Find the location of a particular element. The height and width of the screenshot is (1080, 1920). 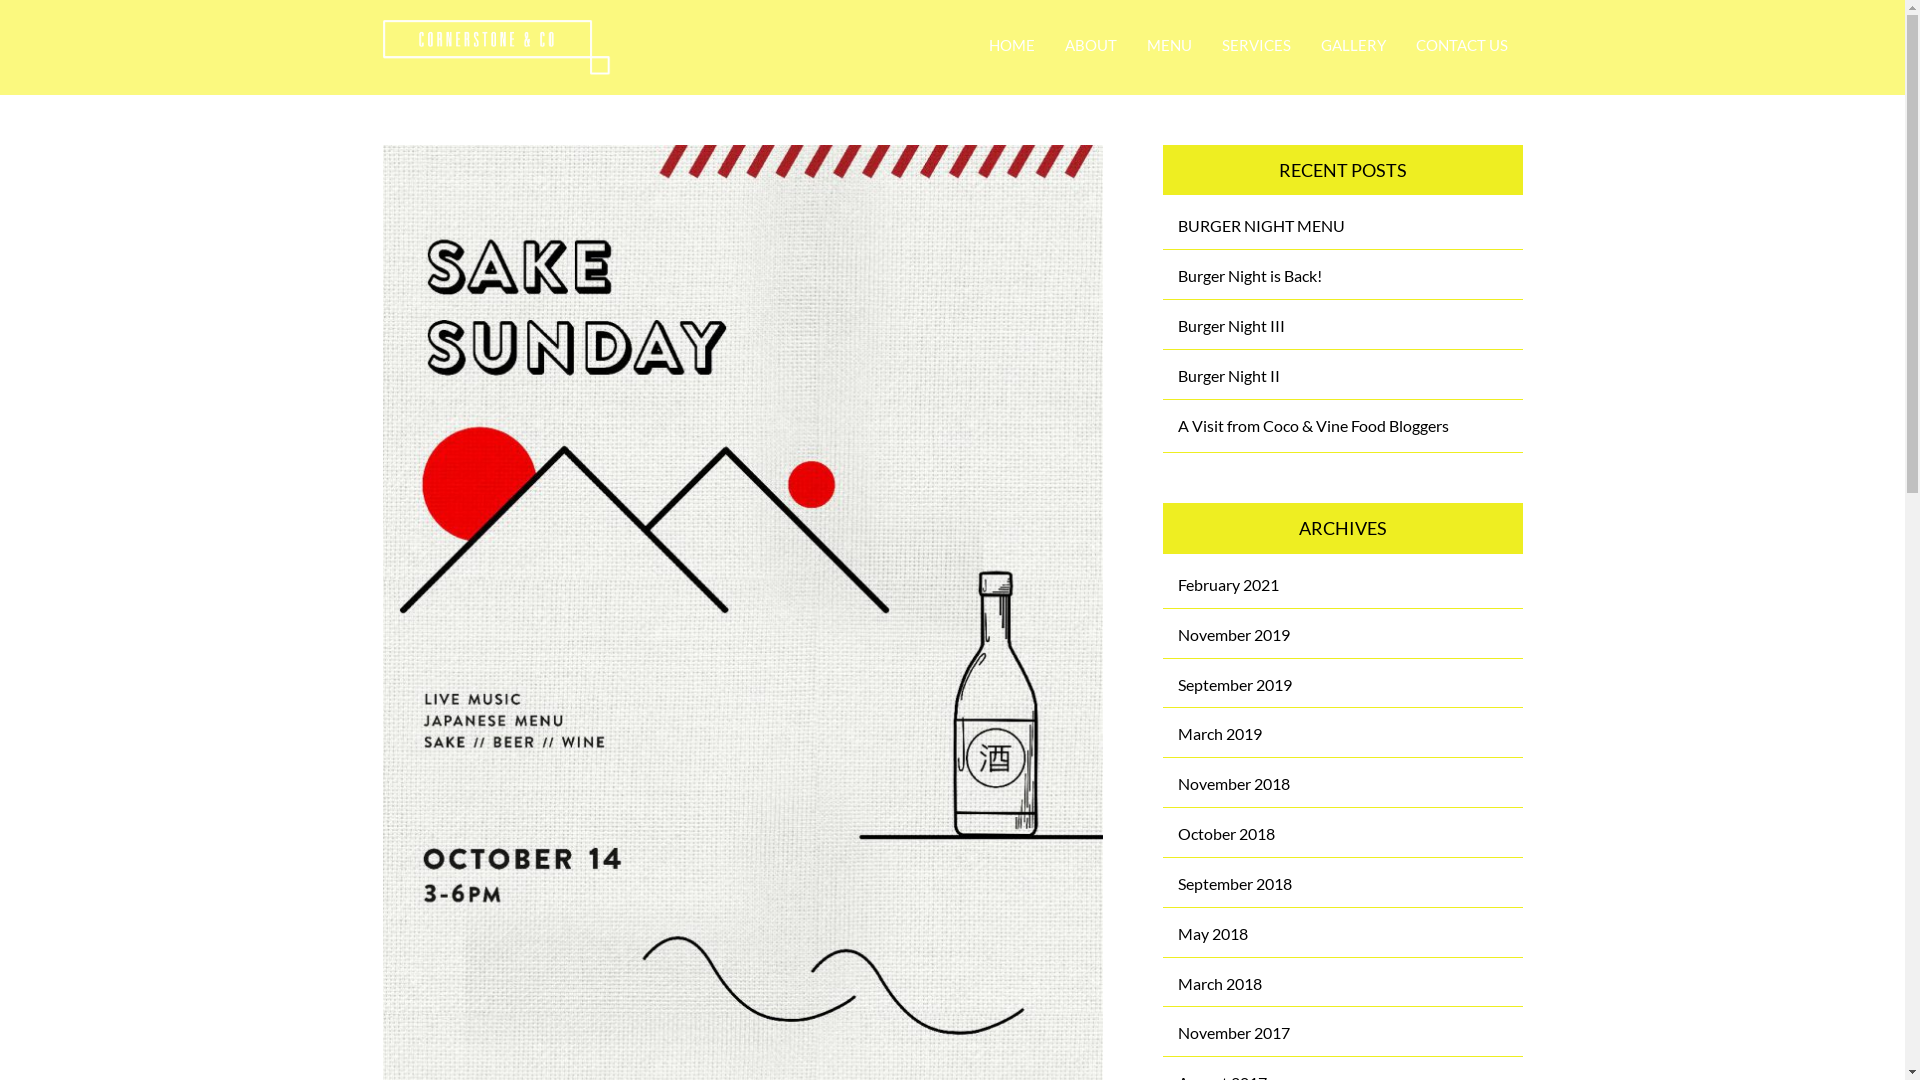

'A Visit from Coco & Vine Food Bloggers' is located at coordinates (1313, 424).